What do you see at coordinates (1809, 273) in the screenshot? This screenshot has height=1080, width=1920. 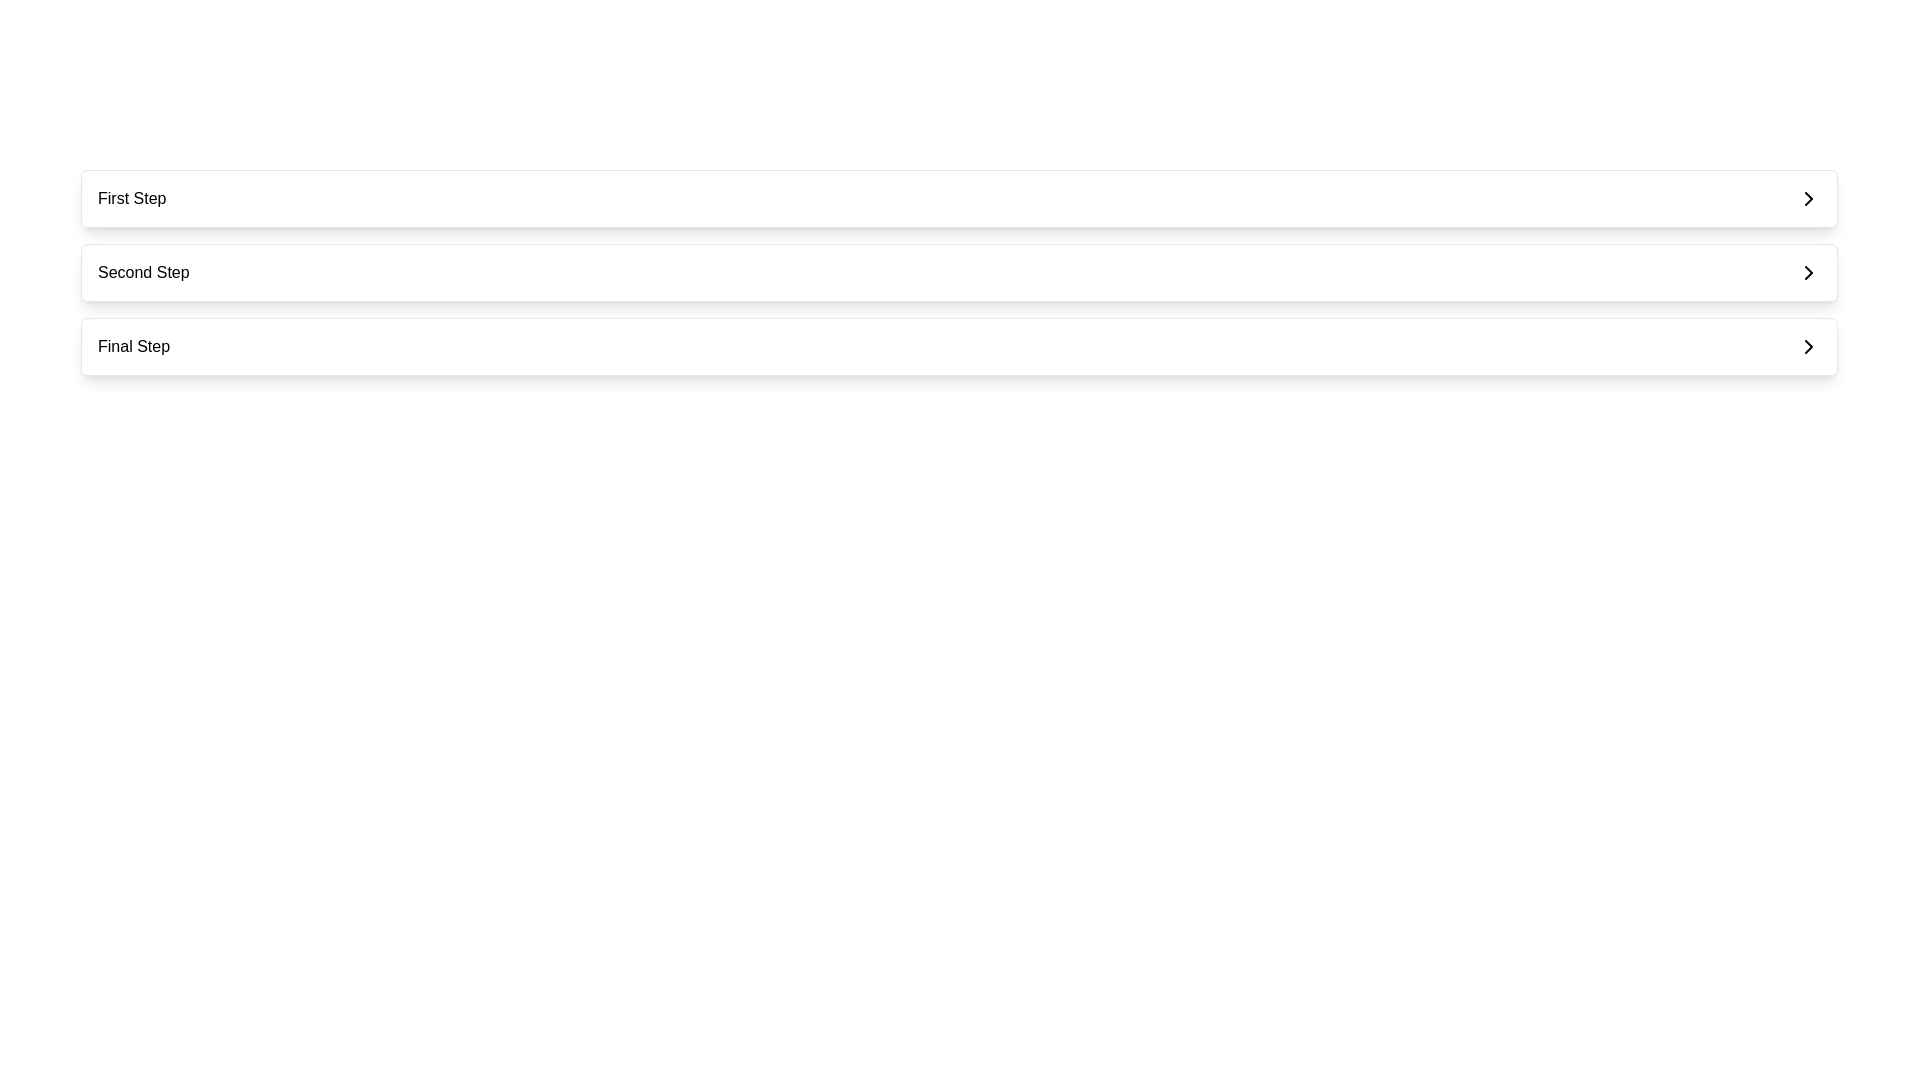 I see `the right-facing chevron icon located at the far-right side of the 'Second Step' list item` at bounding box center [1809, 273].